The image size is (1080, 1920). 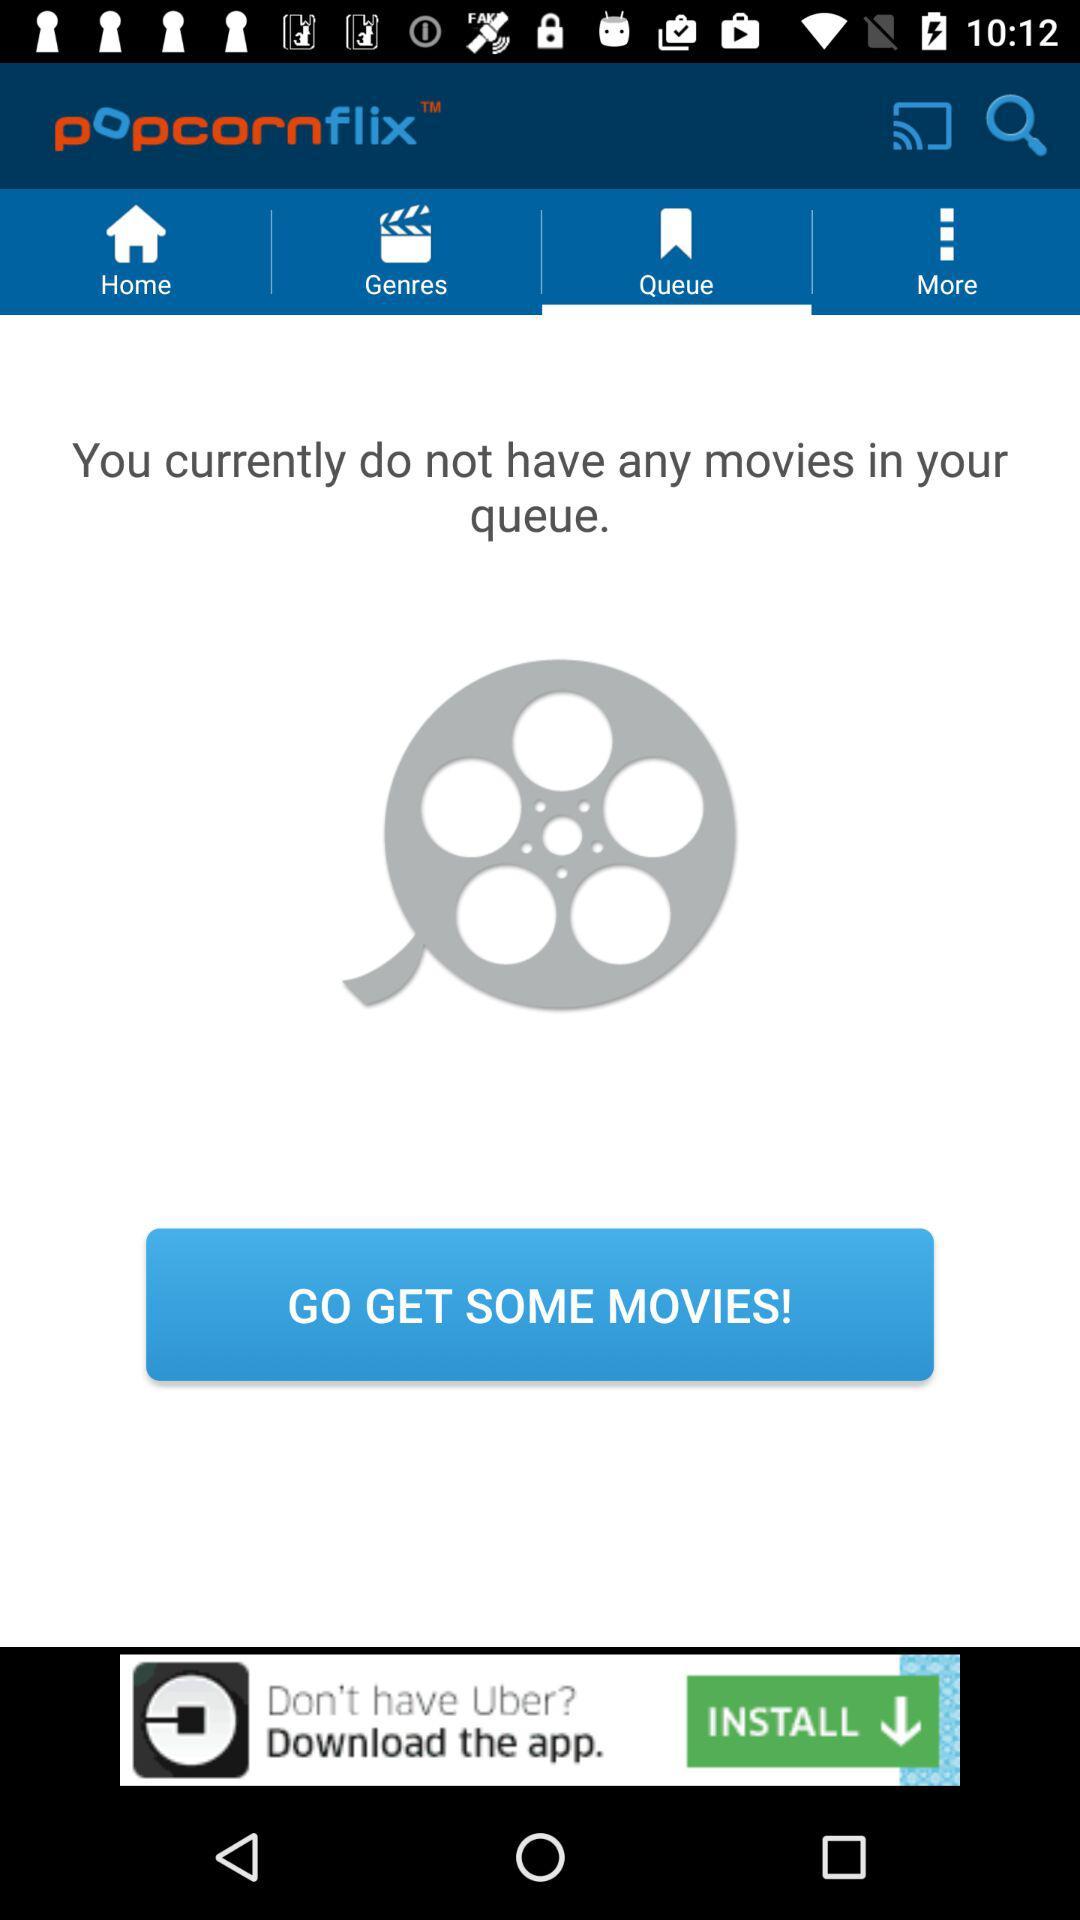 What do you see at coordinates (1017, 124) in the screenshot?
I see `the search icon` at bounding box center [1017, 124].